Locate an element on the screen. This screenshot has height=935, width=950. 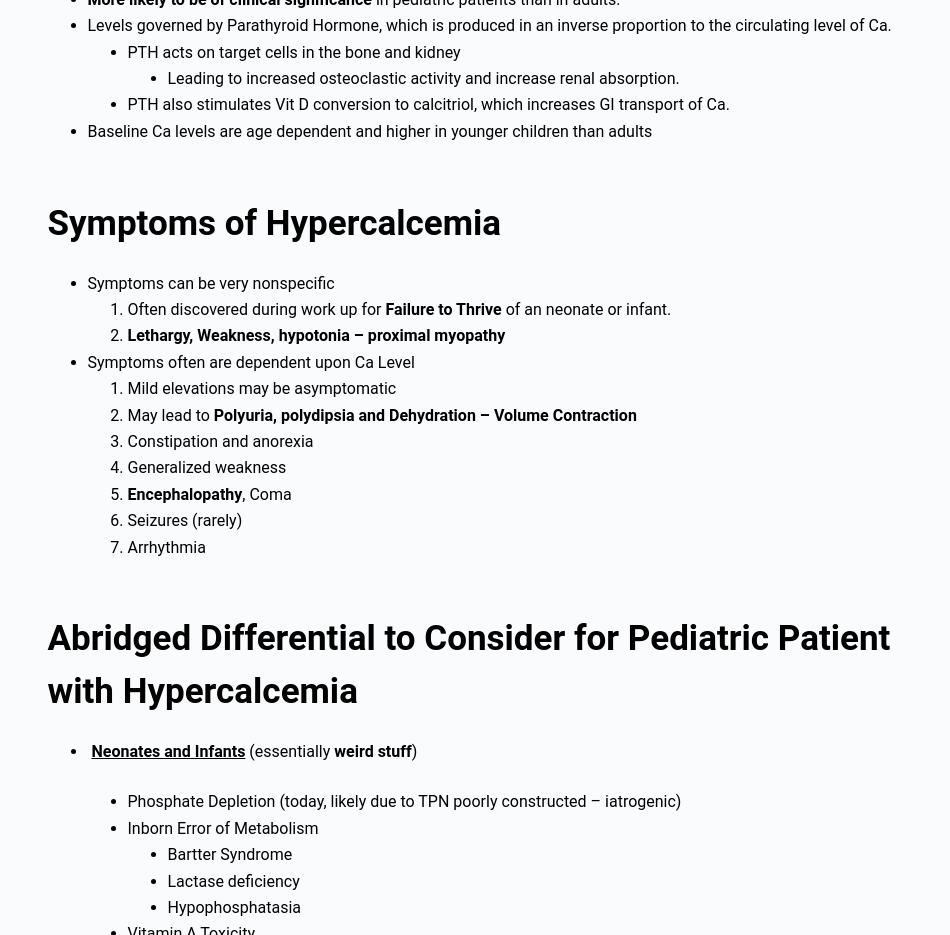
'THE HEADSS Assessment in the Ped ED' is located at coordinates (189, 305).